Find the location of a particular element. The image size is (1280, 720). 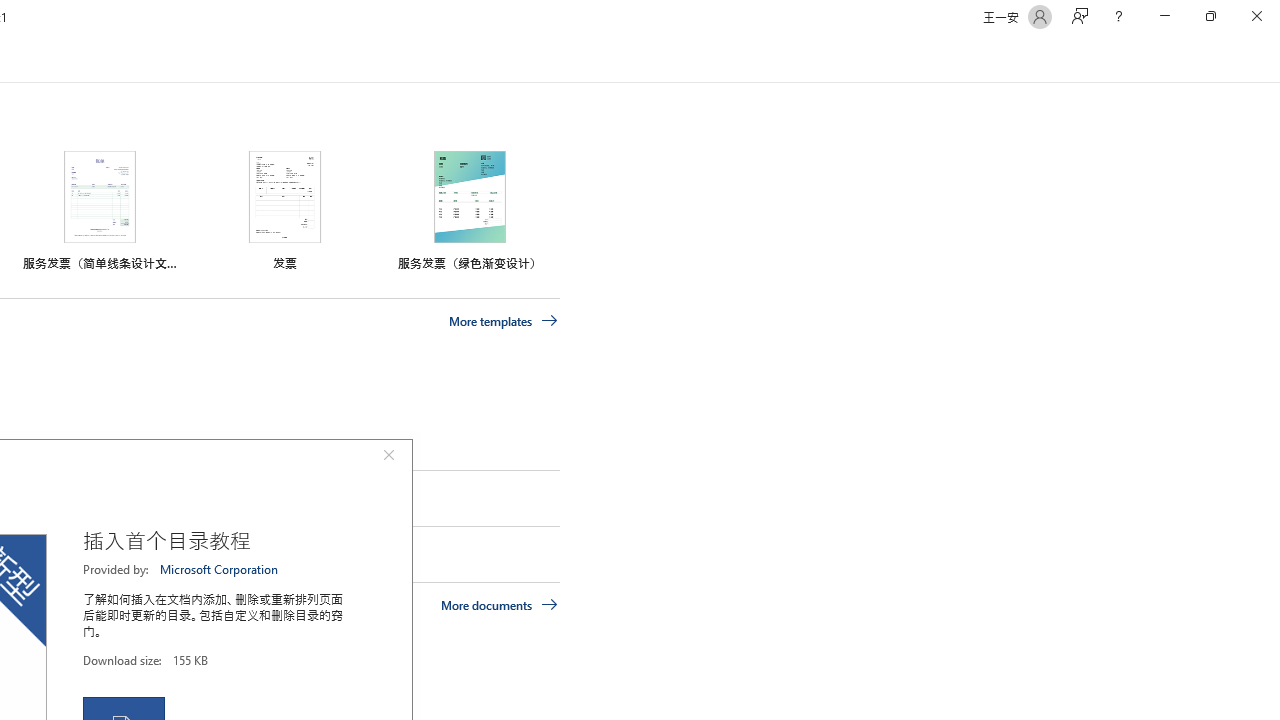

'Minimize' is located at coordinates (1164, 16).